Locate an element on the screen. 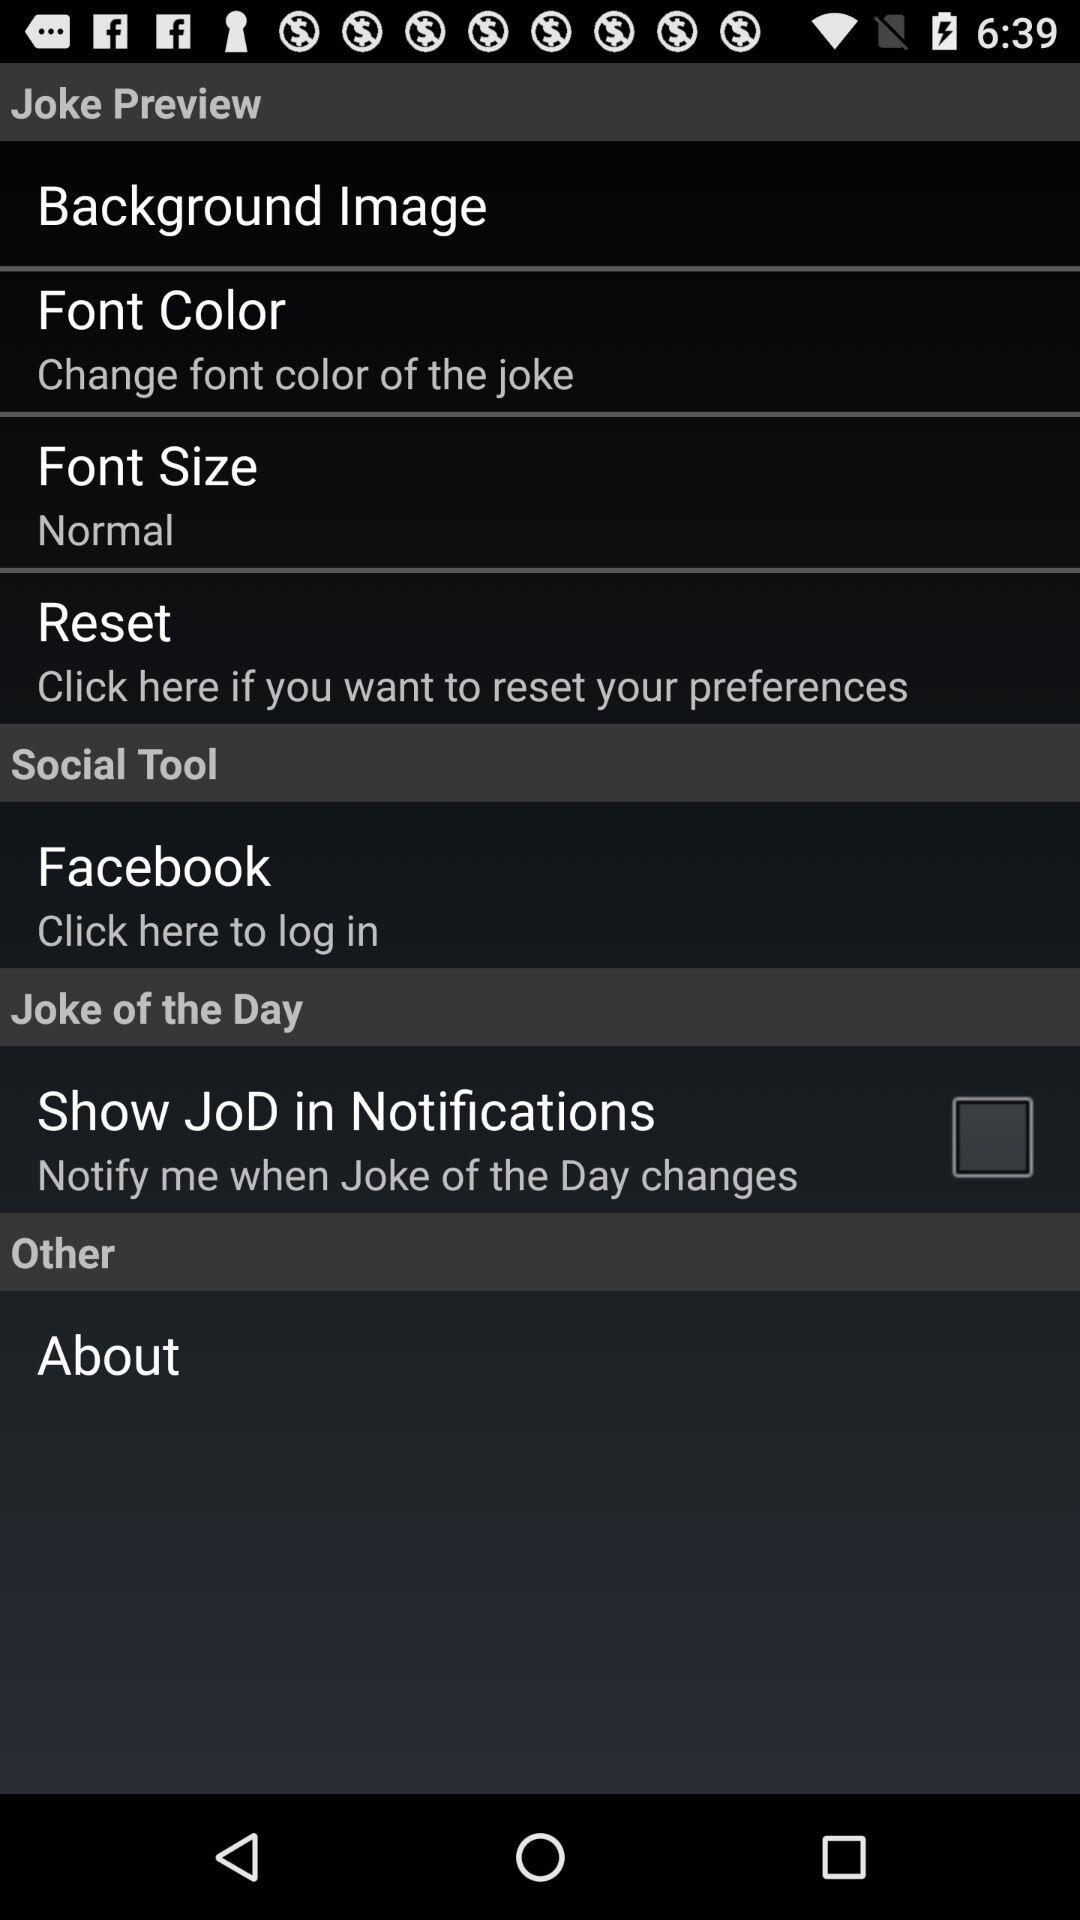 The width and height of the screenshot is (1080, 1920). the item to the right of the notify me when app is located at coordinates (997, 1135).